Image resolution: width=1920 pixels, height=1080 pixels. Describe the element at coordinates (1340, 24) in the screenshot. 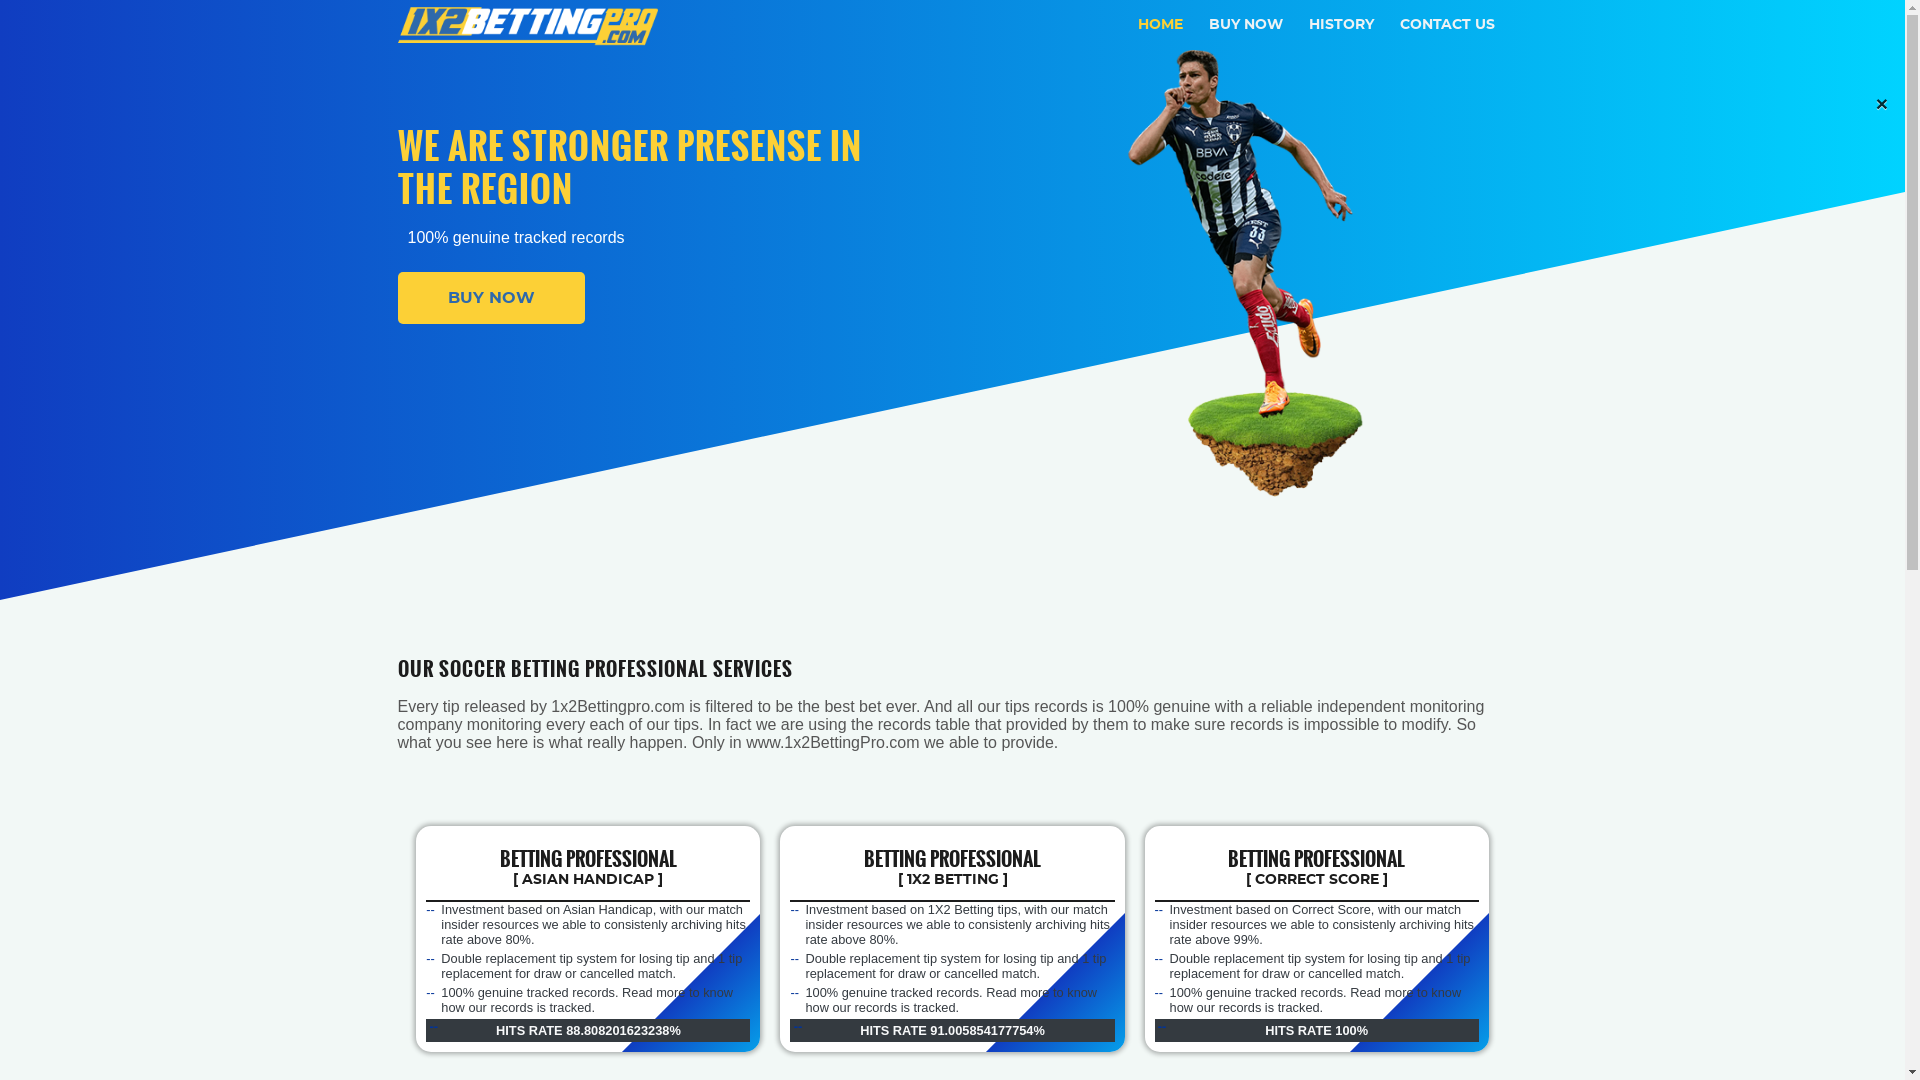

I see `'HISTORY'` at that location.